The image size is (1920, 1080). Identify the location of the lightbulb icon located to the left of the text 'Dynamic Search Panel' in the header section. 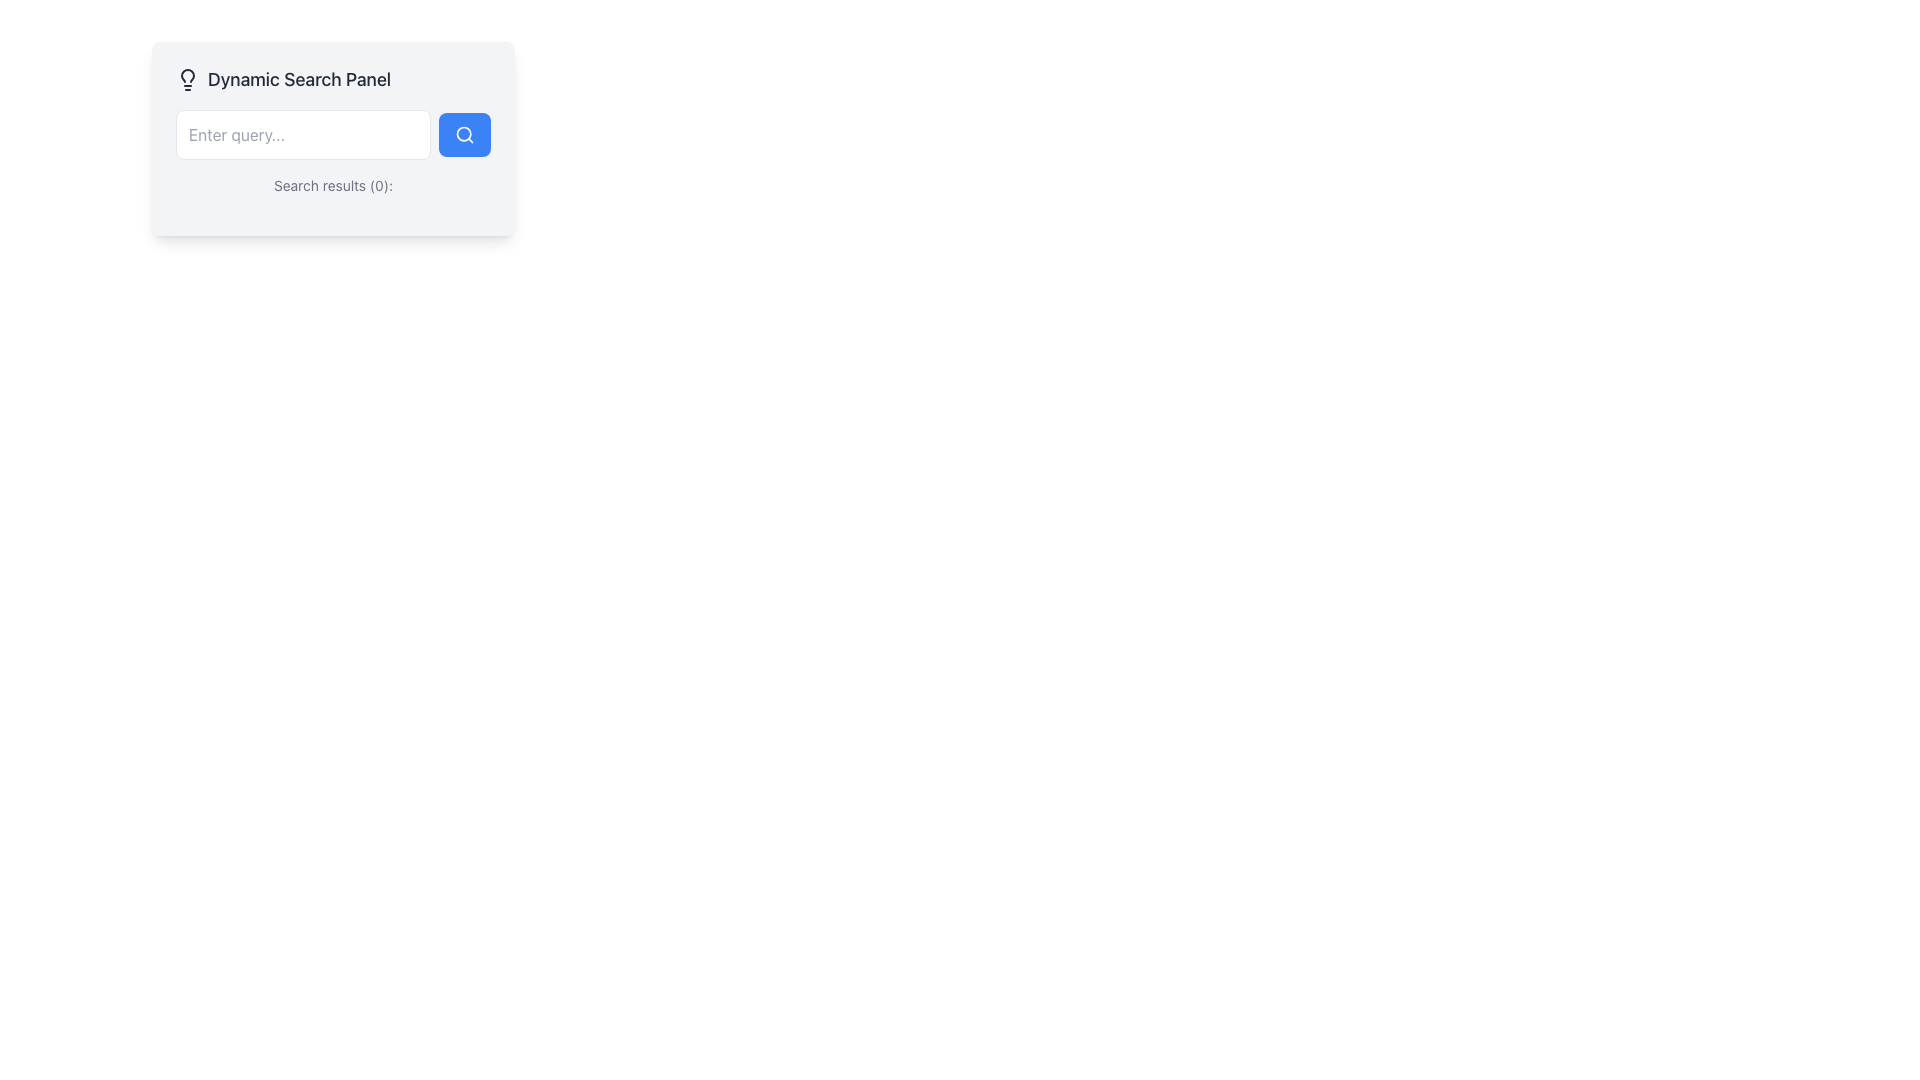
(187, 79).